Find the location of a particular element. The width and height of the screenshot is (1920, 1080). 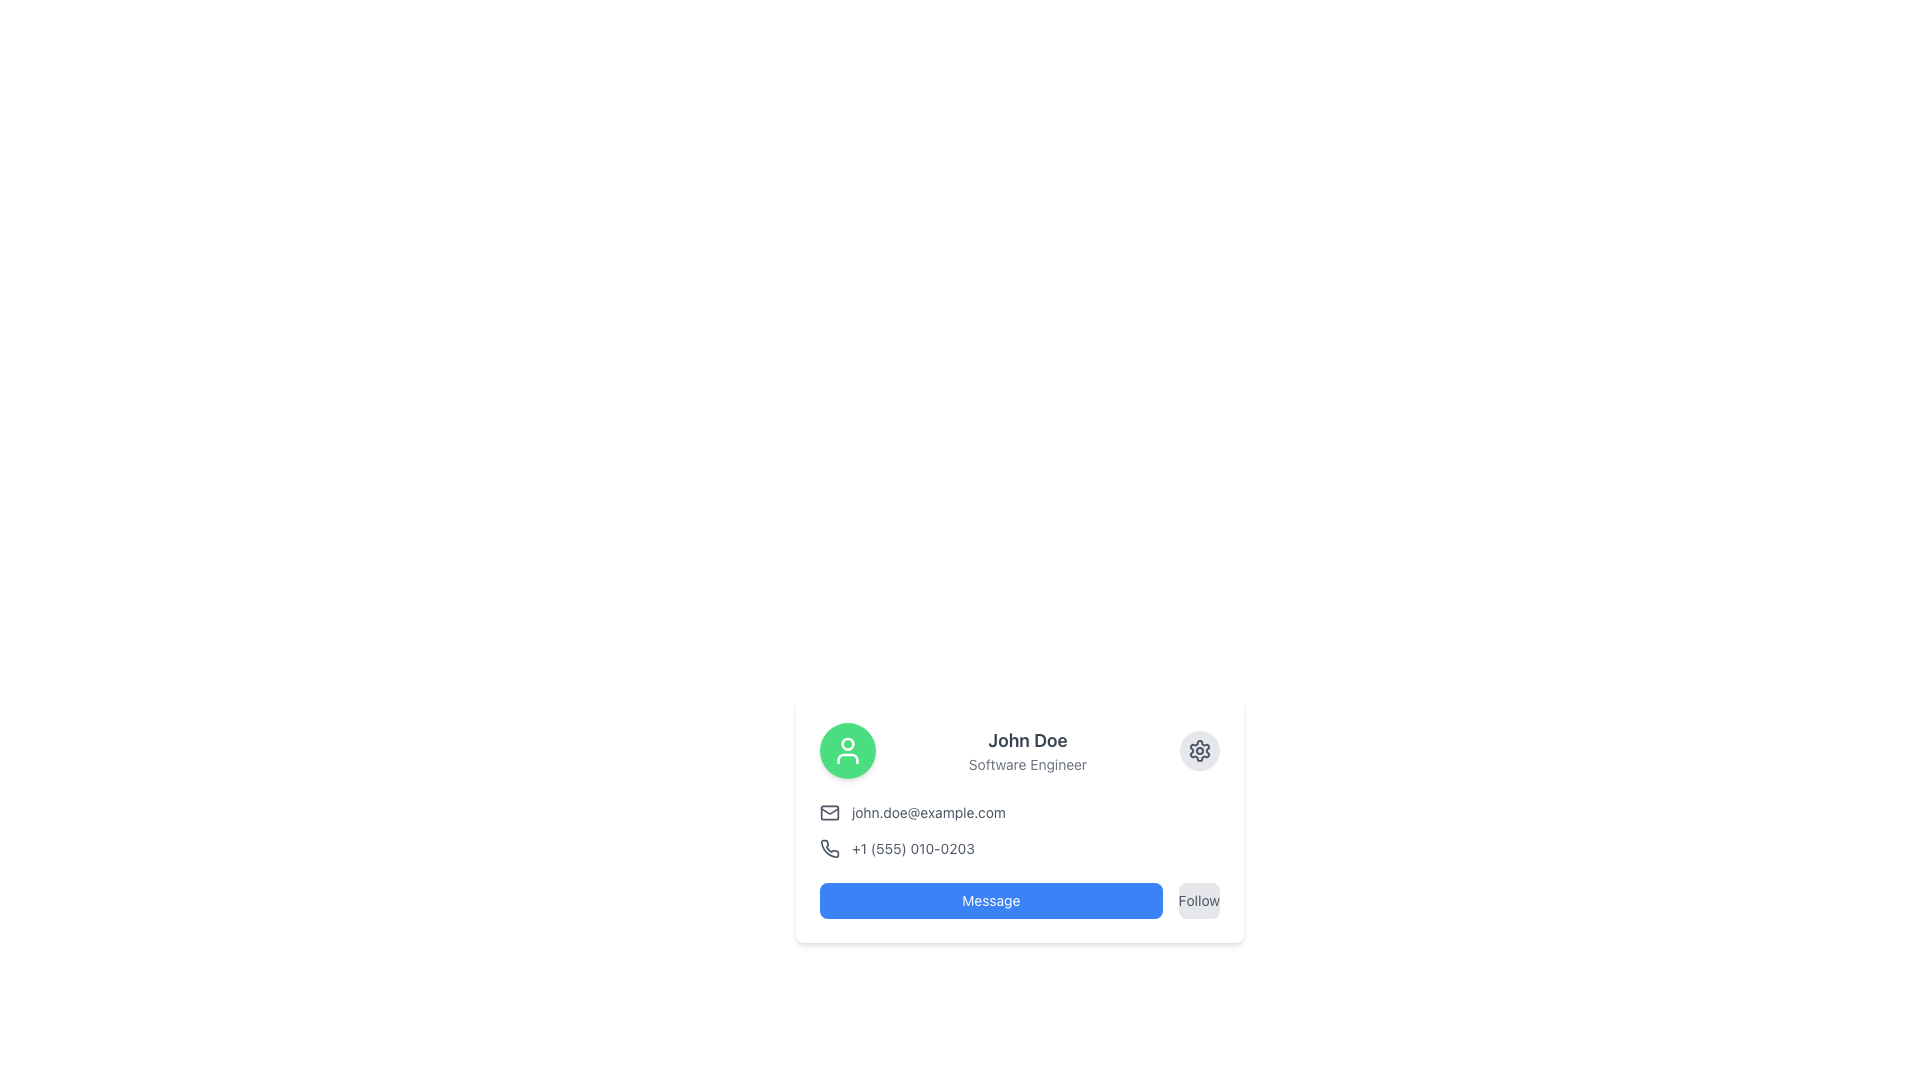

the envelope icon that is located to the left of the email address 'john.doe@example.com' is located at coordinates (830, 813).